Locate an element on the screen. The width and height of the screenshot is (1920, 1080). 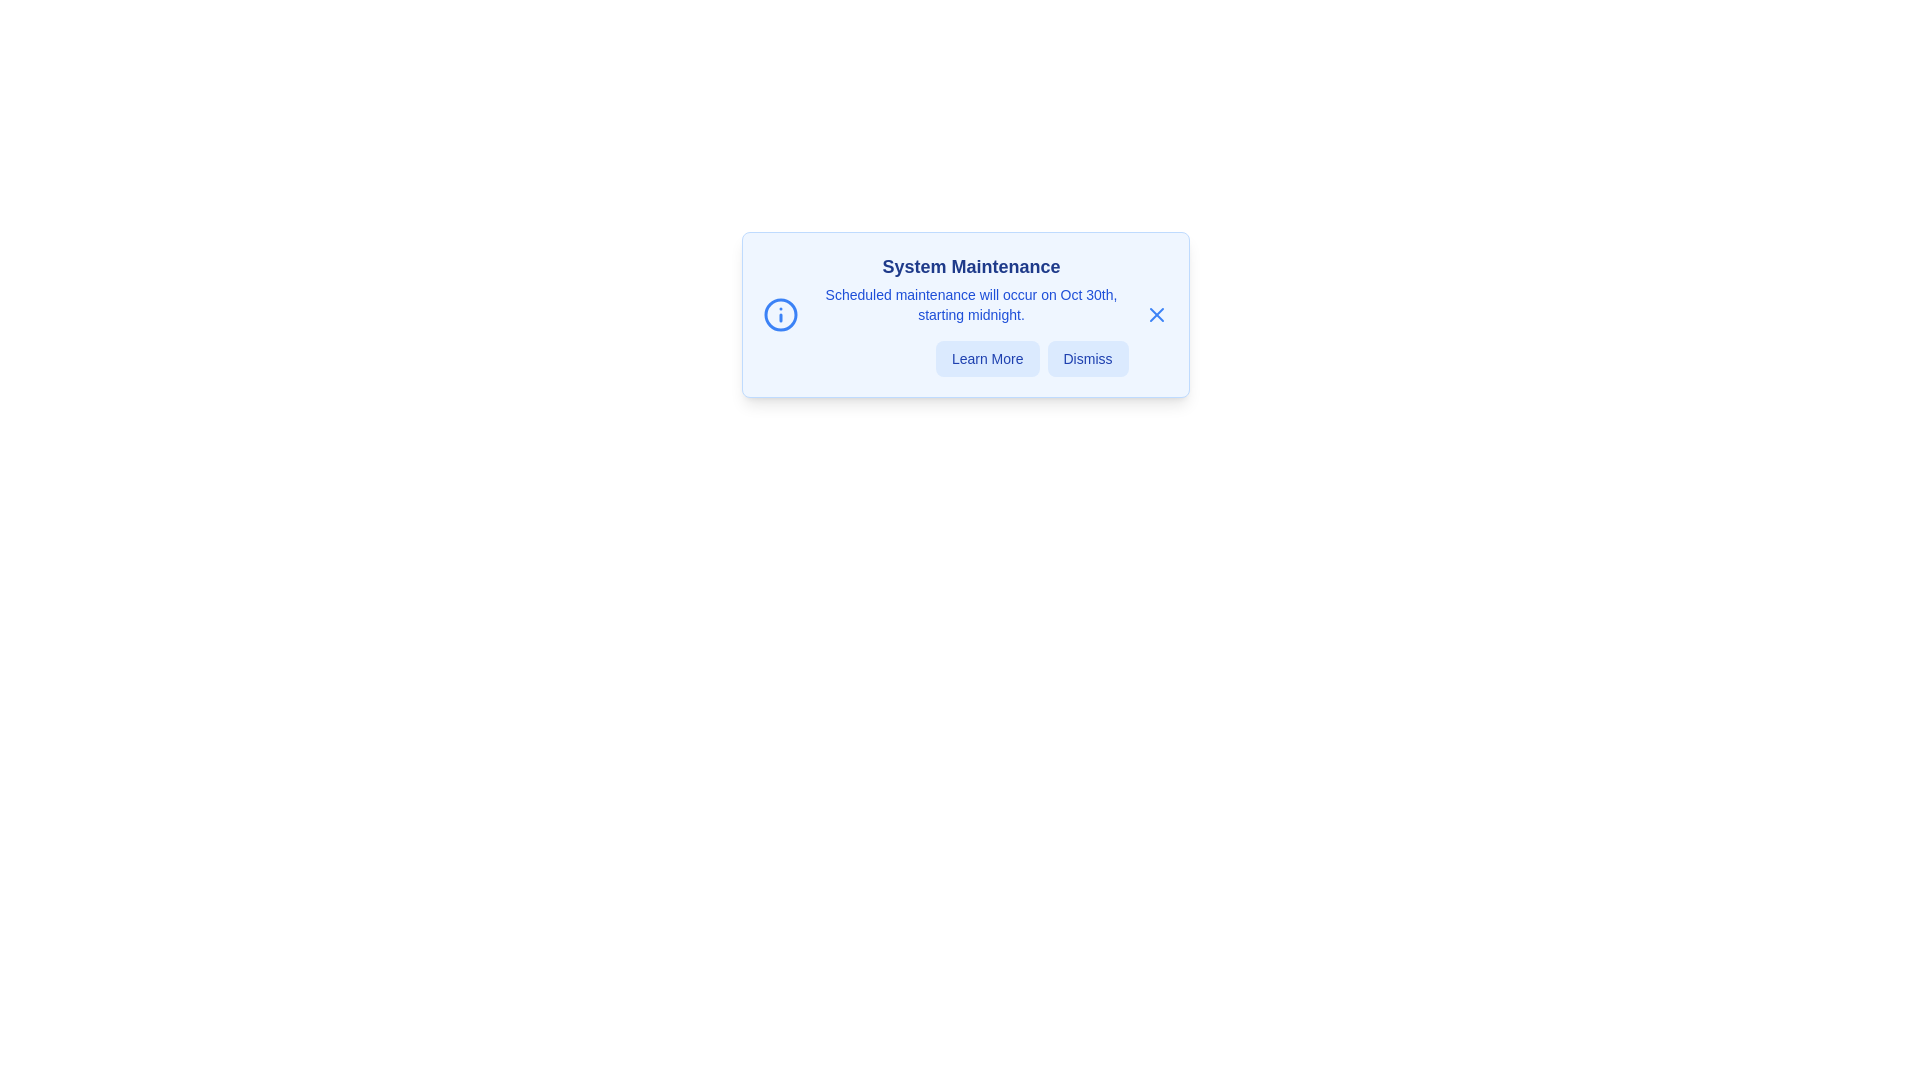
the close button icon in the top-right corner of the message box, adjacent to the title 'System Maintenance' is located at coordinates (1156, 315).